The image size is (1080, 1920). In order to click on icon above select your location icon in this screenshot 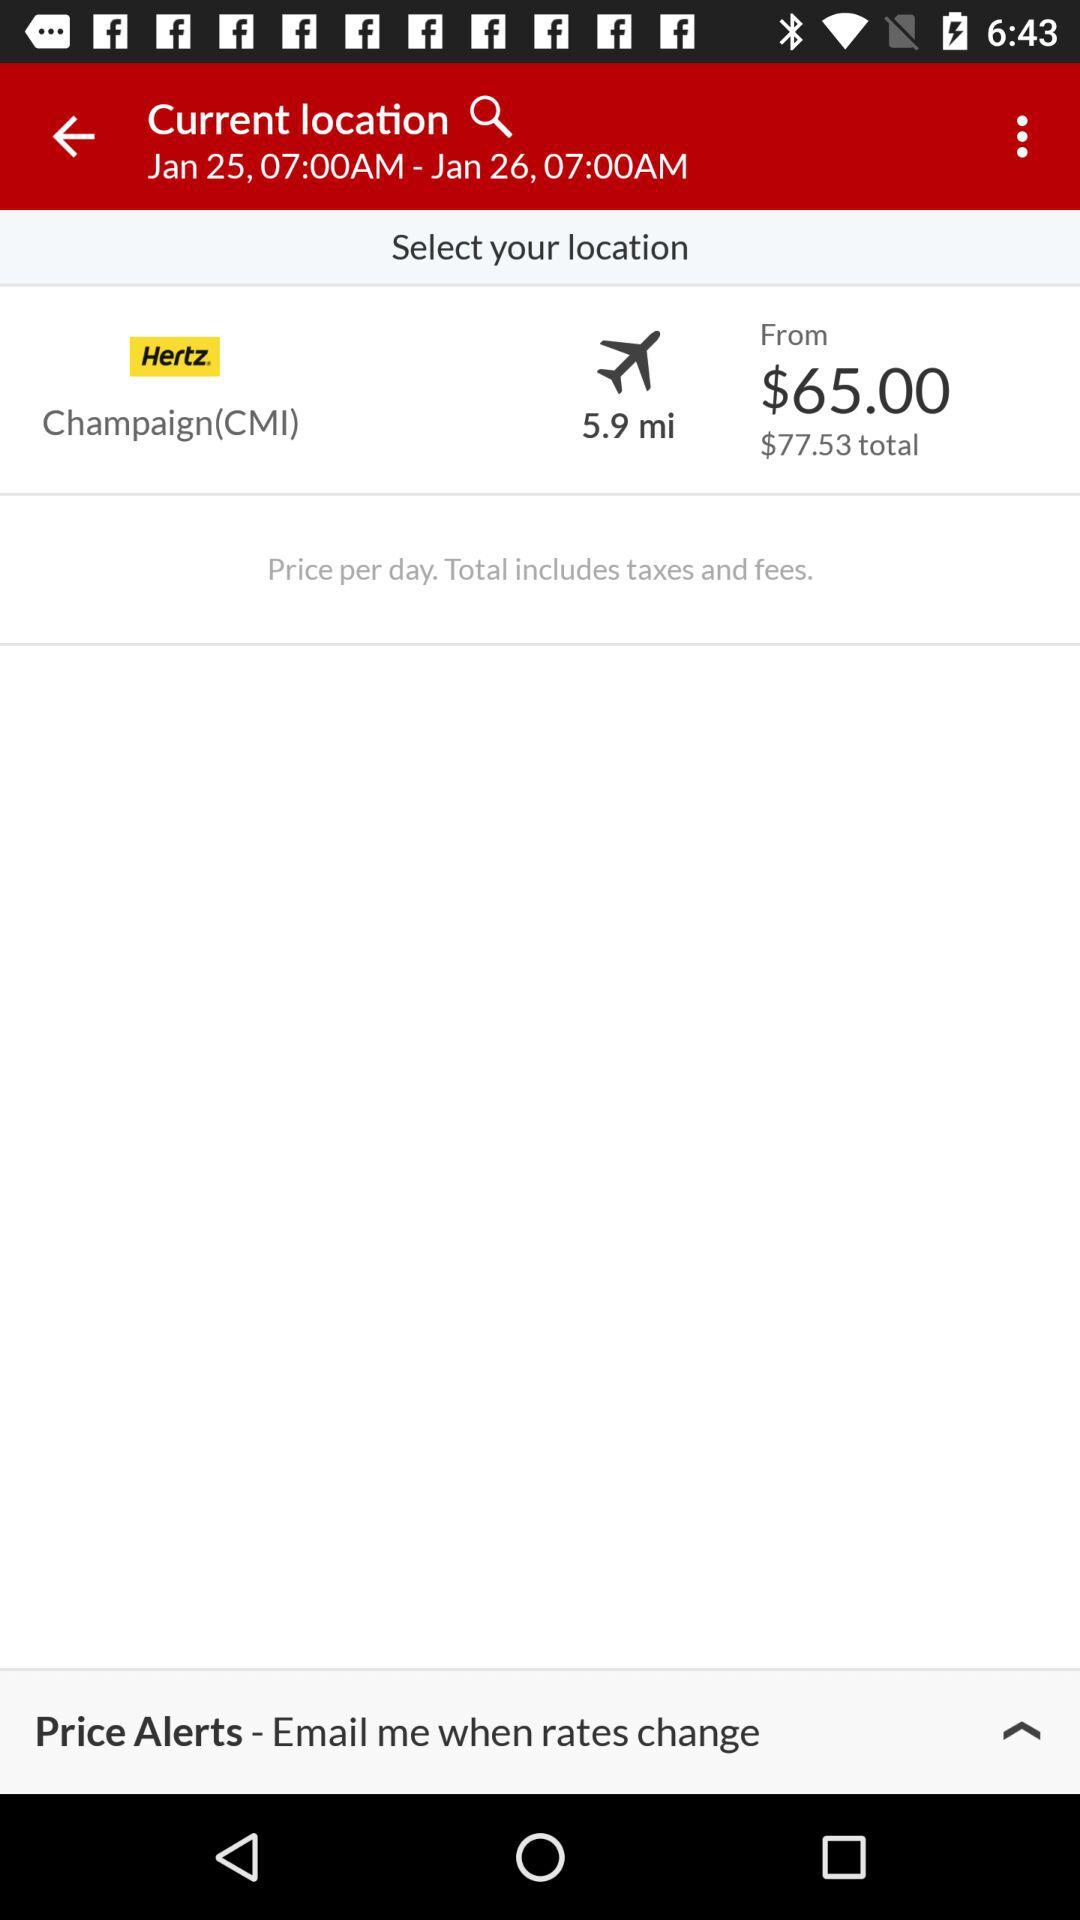, I will do `click(72, 135)`.